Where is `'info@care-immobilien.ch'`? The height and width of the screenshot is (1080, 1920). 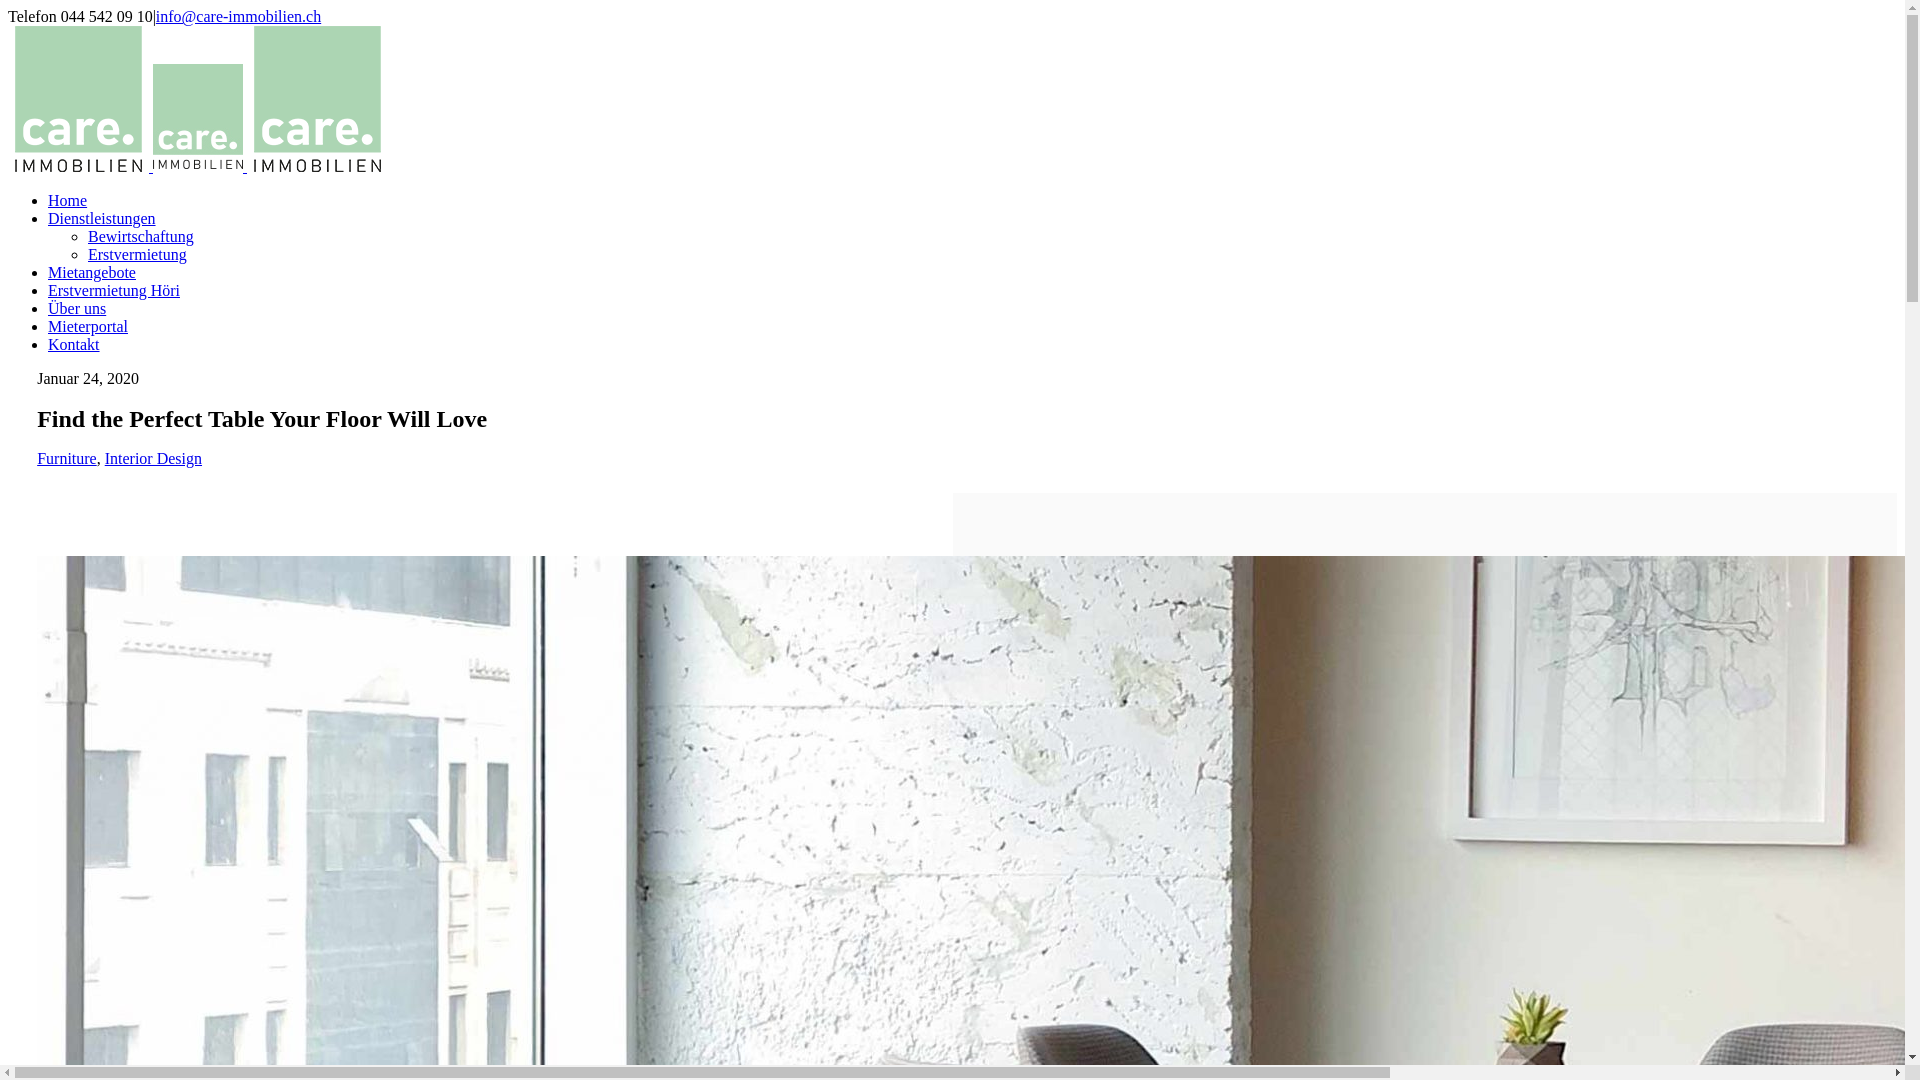 'info@care-immobilien.ch' is located at coordinates (238, 16).